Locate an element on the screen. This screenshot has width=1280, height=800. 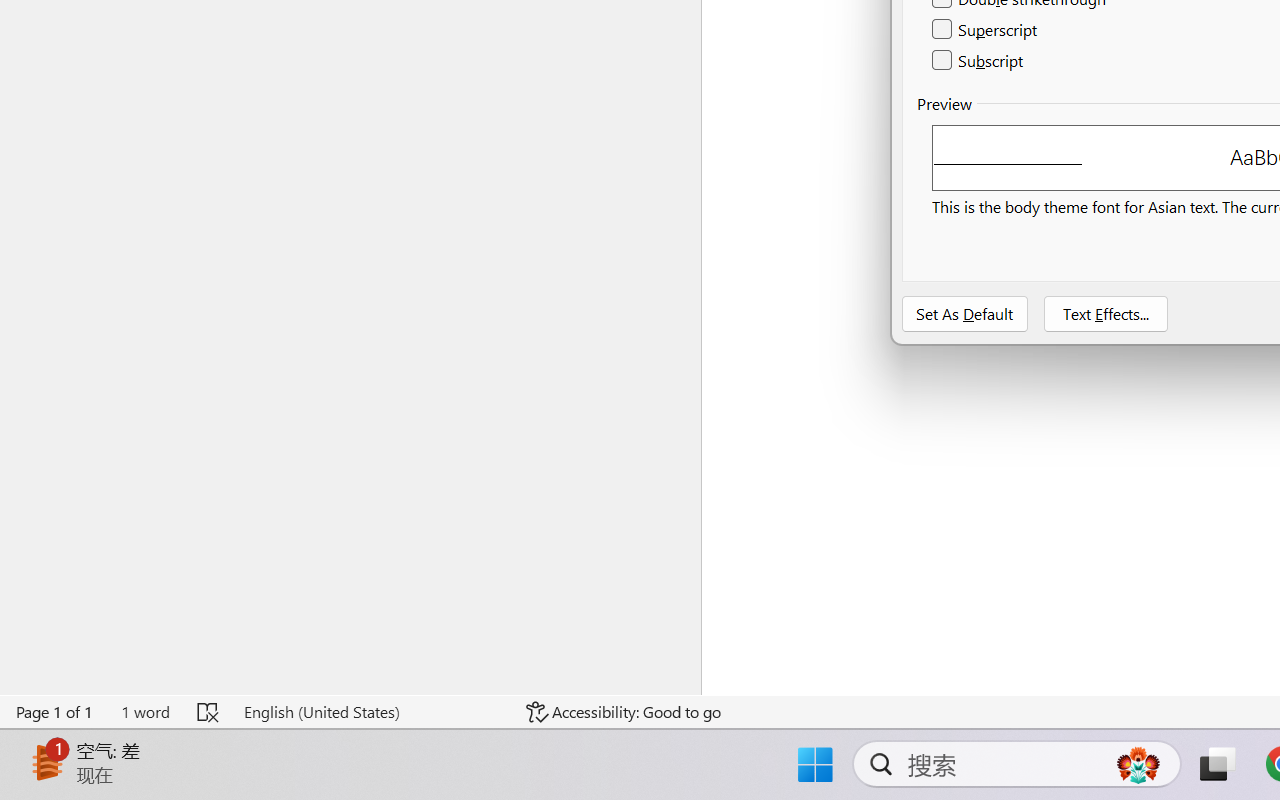
'Set As Default' is located at coordinates (965, 313).